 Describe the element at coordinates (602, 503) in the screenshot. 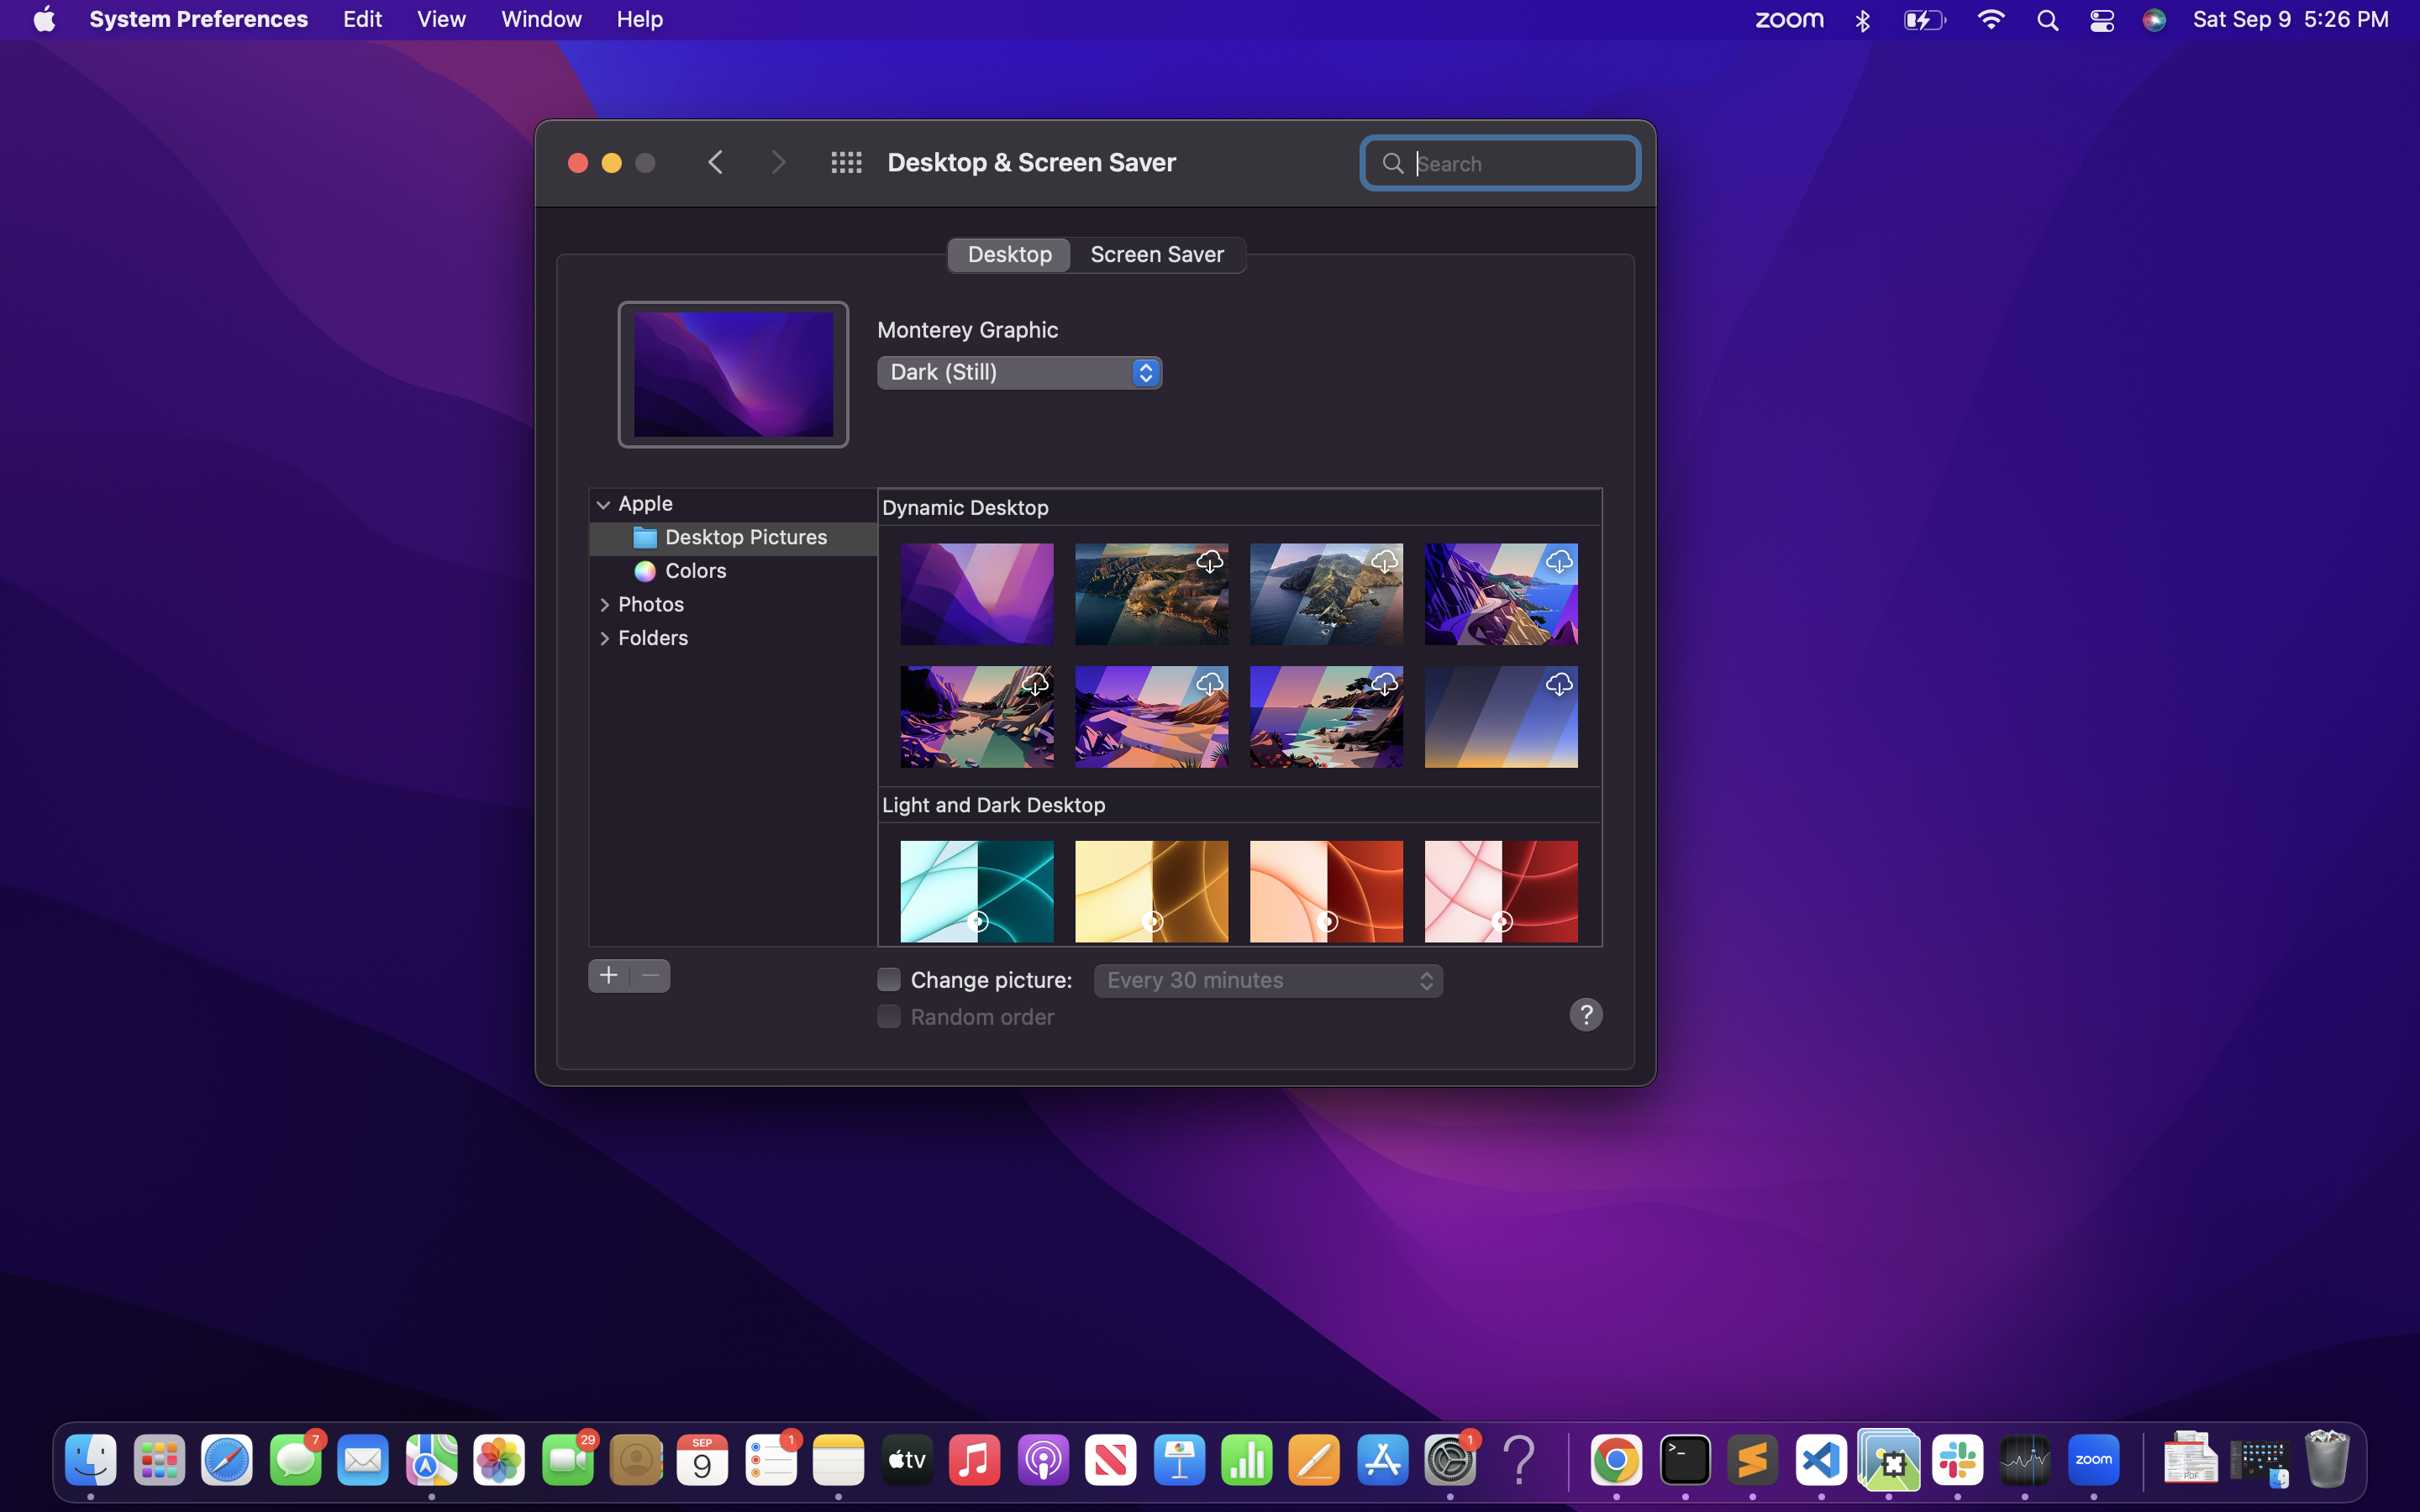

I see `the option menu` at that location.